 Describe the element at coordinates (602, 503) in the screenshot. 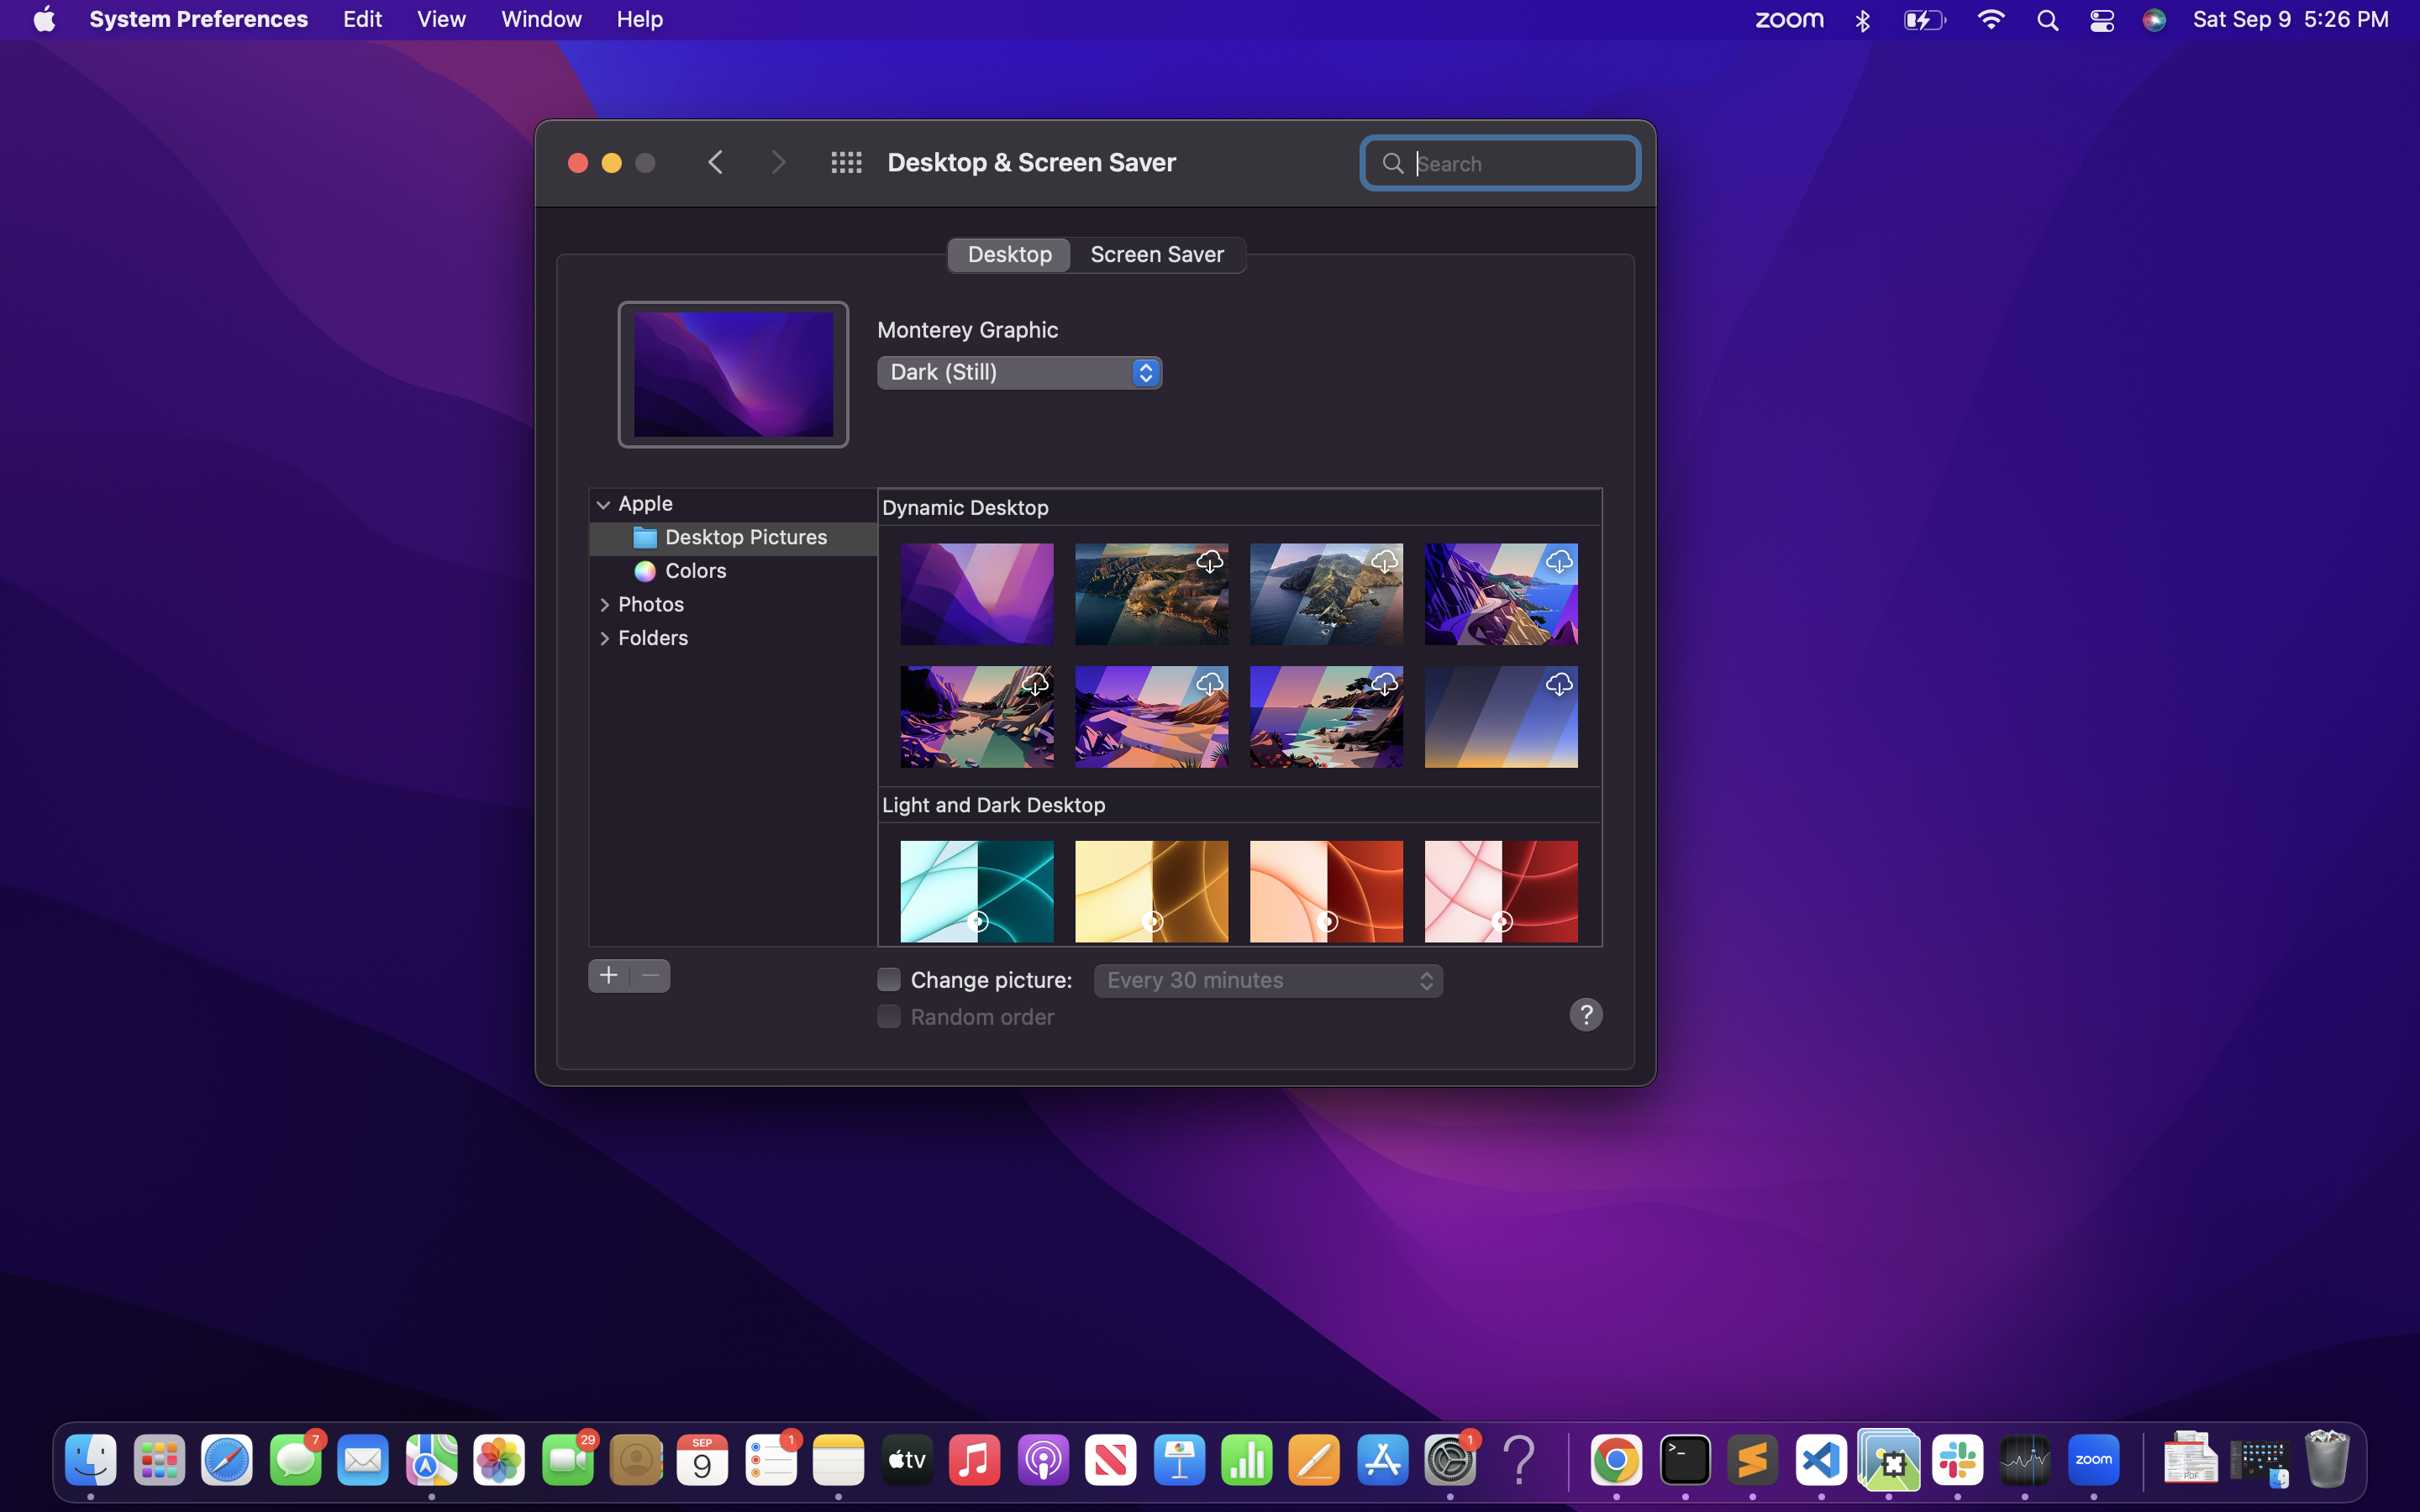

I see `the option menu` at that location.